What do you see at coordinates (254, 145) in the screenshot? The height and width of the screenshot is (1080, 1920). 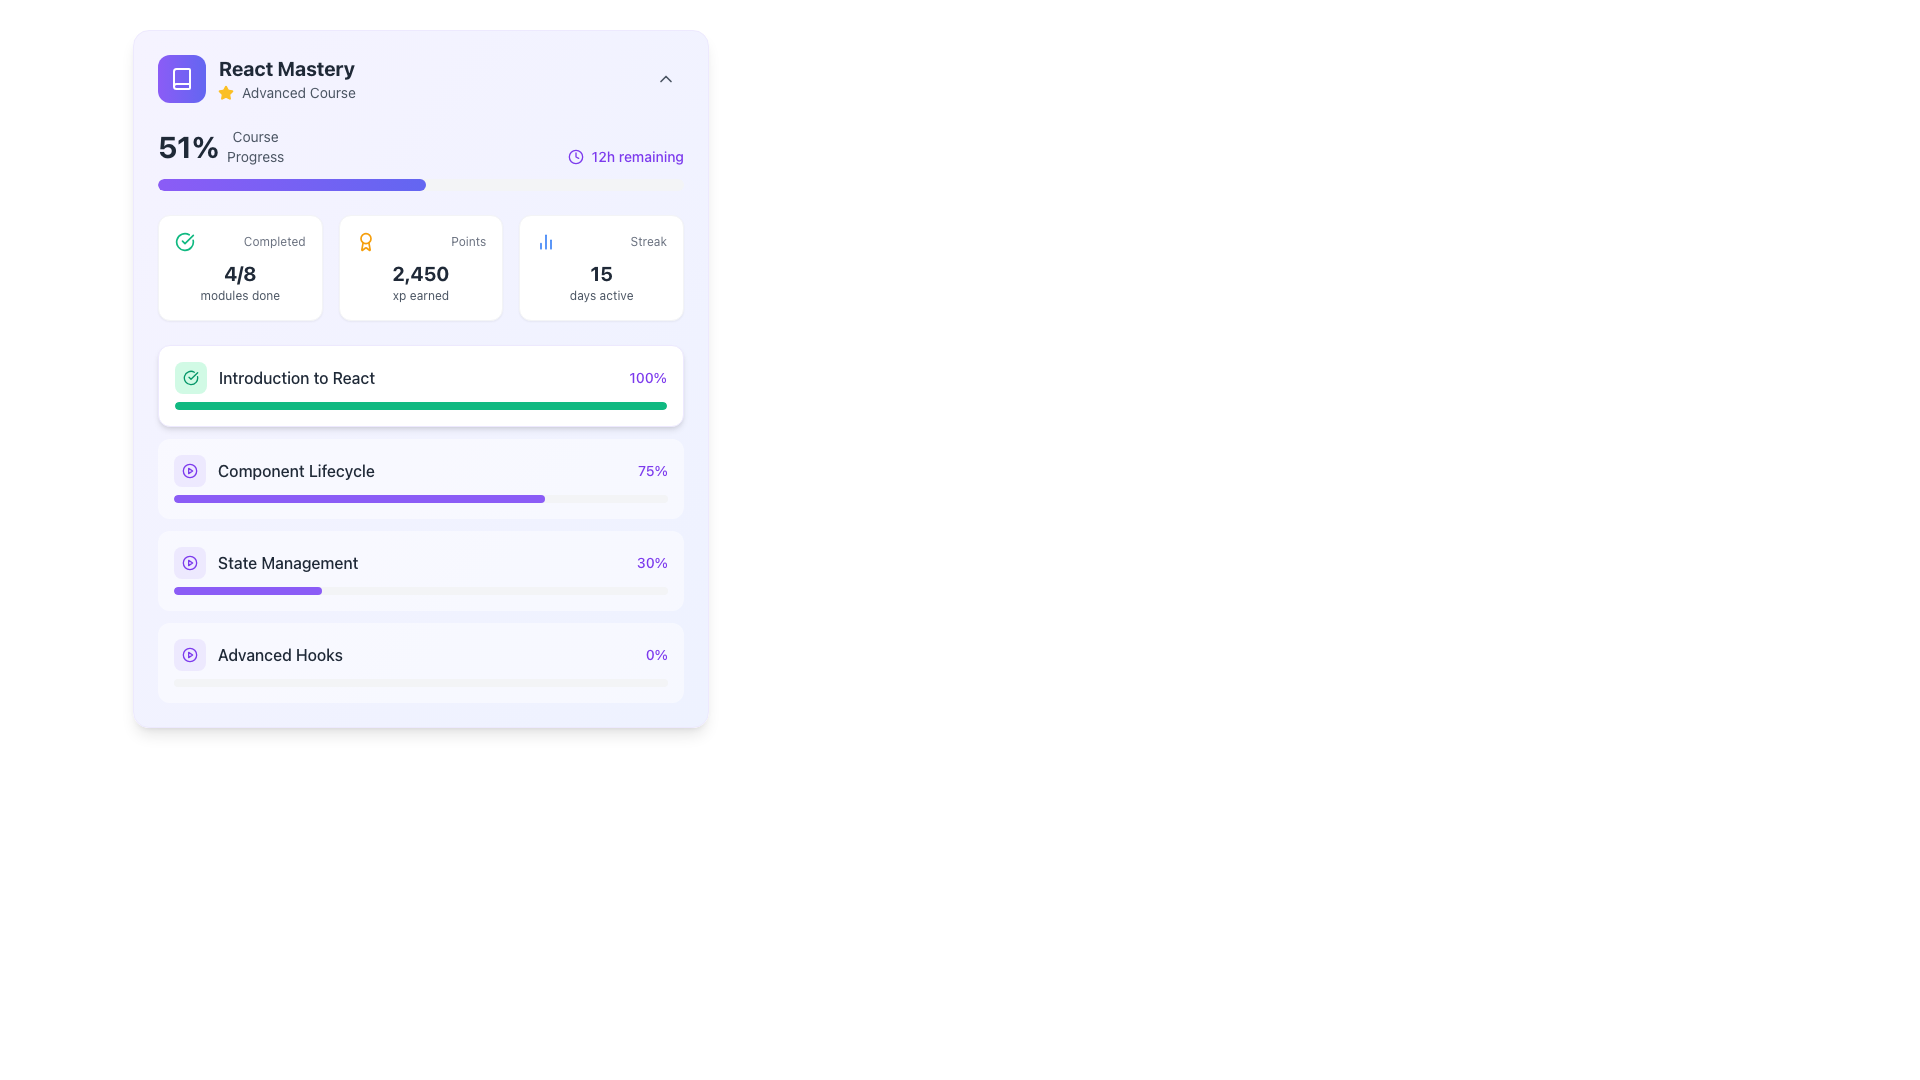 I see `the text label that describes the progress percentage, positioned below the '51%' text and above the progress bar in the top-left quadrant of the card` at bounding box center [254, 145].